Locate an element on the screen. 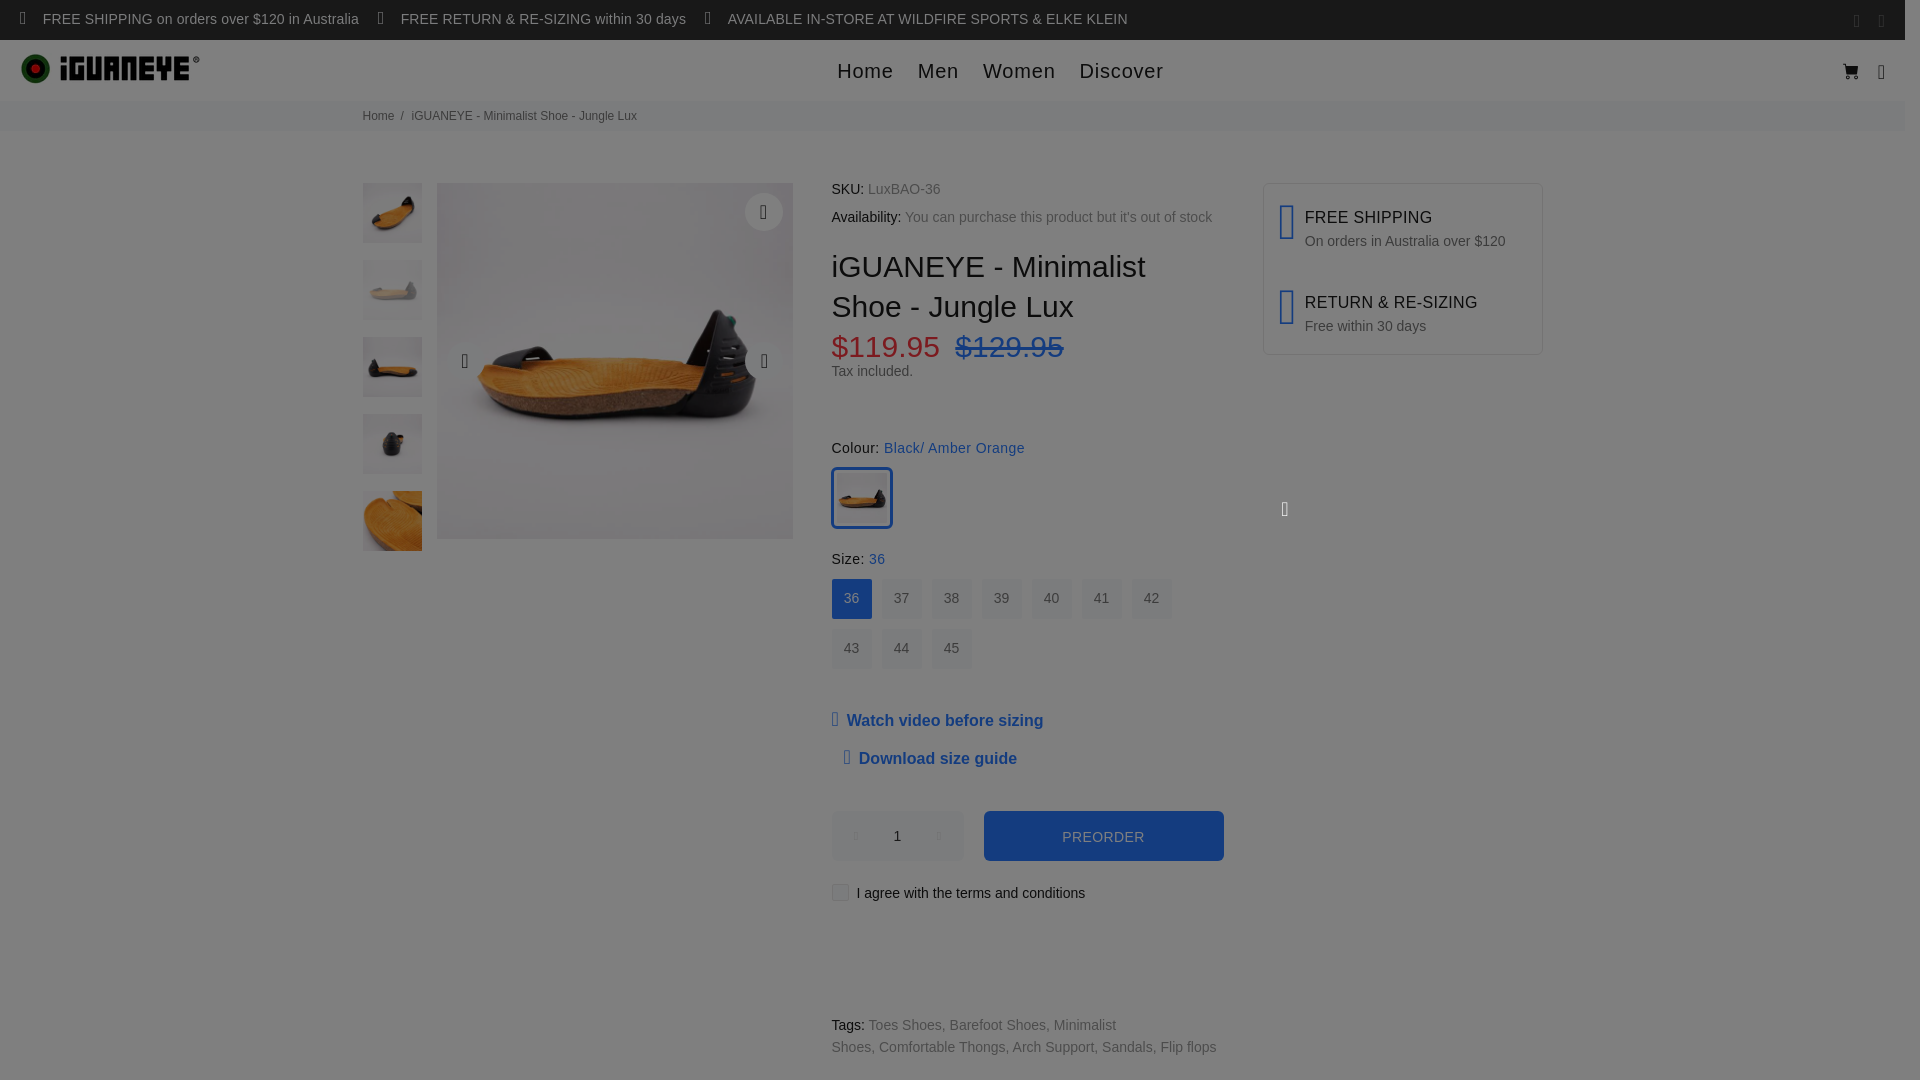 Image resolution: width=1920 pixels, height=1080 pixels. 'Sandals' is located at coordinates (1101, 1045).